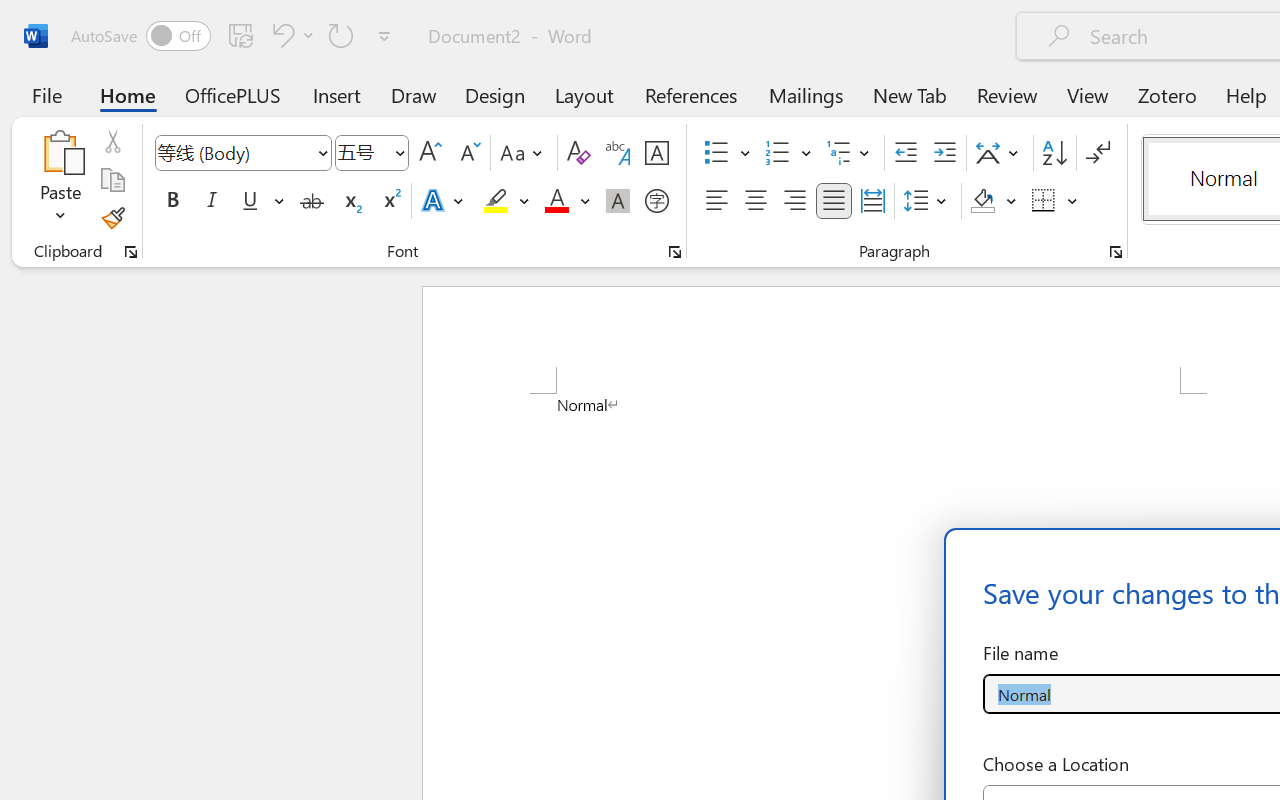 This screenshot has width=1280, height=800. I want to click on 'Subscript', so click(350, 201).